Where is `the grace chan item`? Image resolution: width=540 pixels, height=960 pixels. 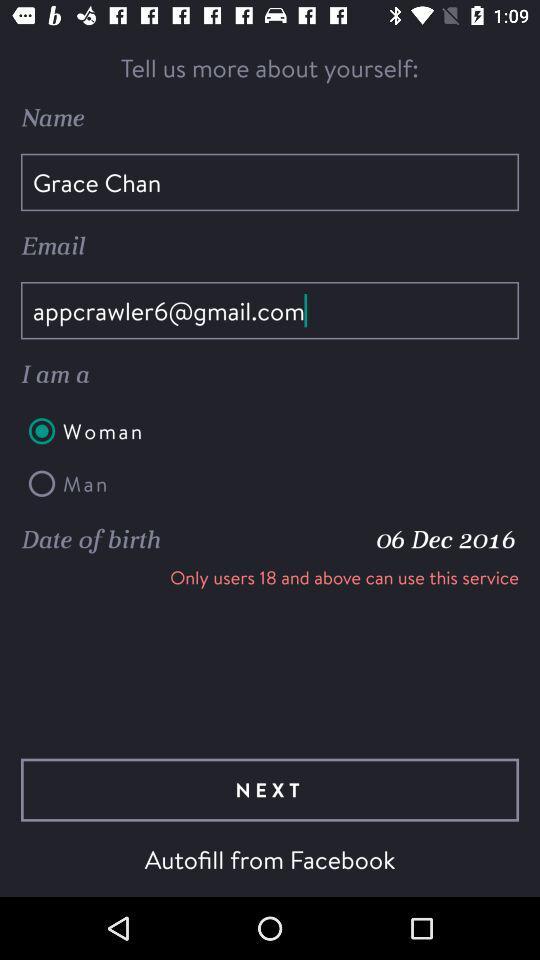
the grace chan item is located at coordinates (270, 182).